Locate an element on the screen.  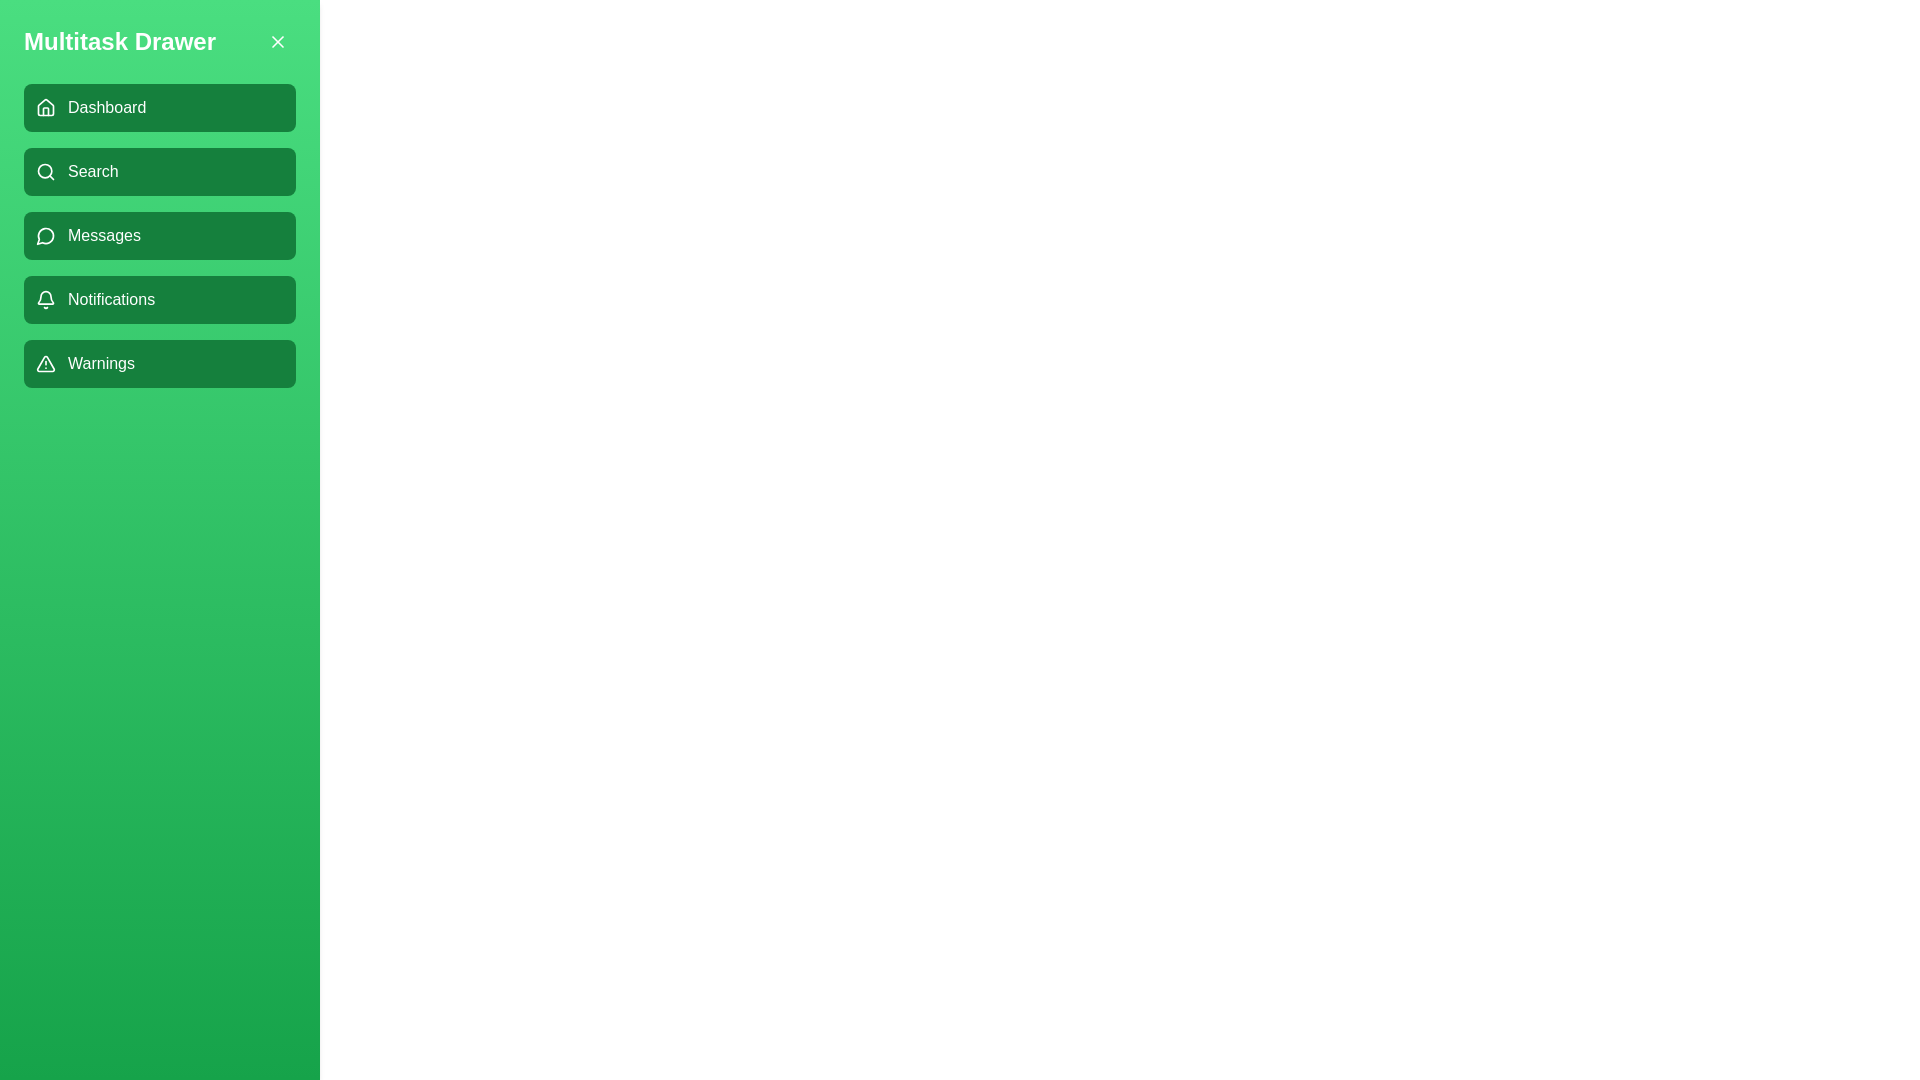
the 'Warnings' menu item to navigate to the 'Warnings' section is located at coordinates (158, 363).